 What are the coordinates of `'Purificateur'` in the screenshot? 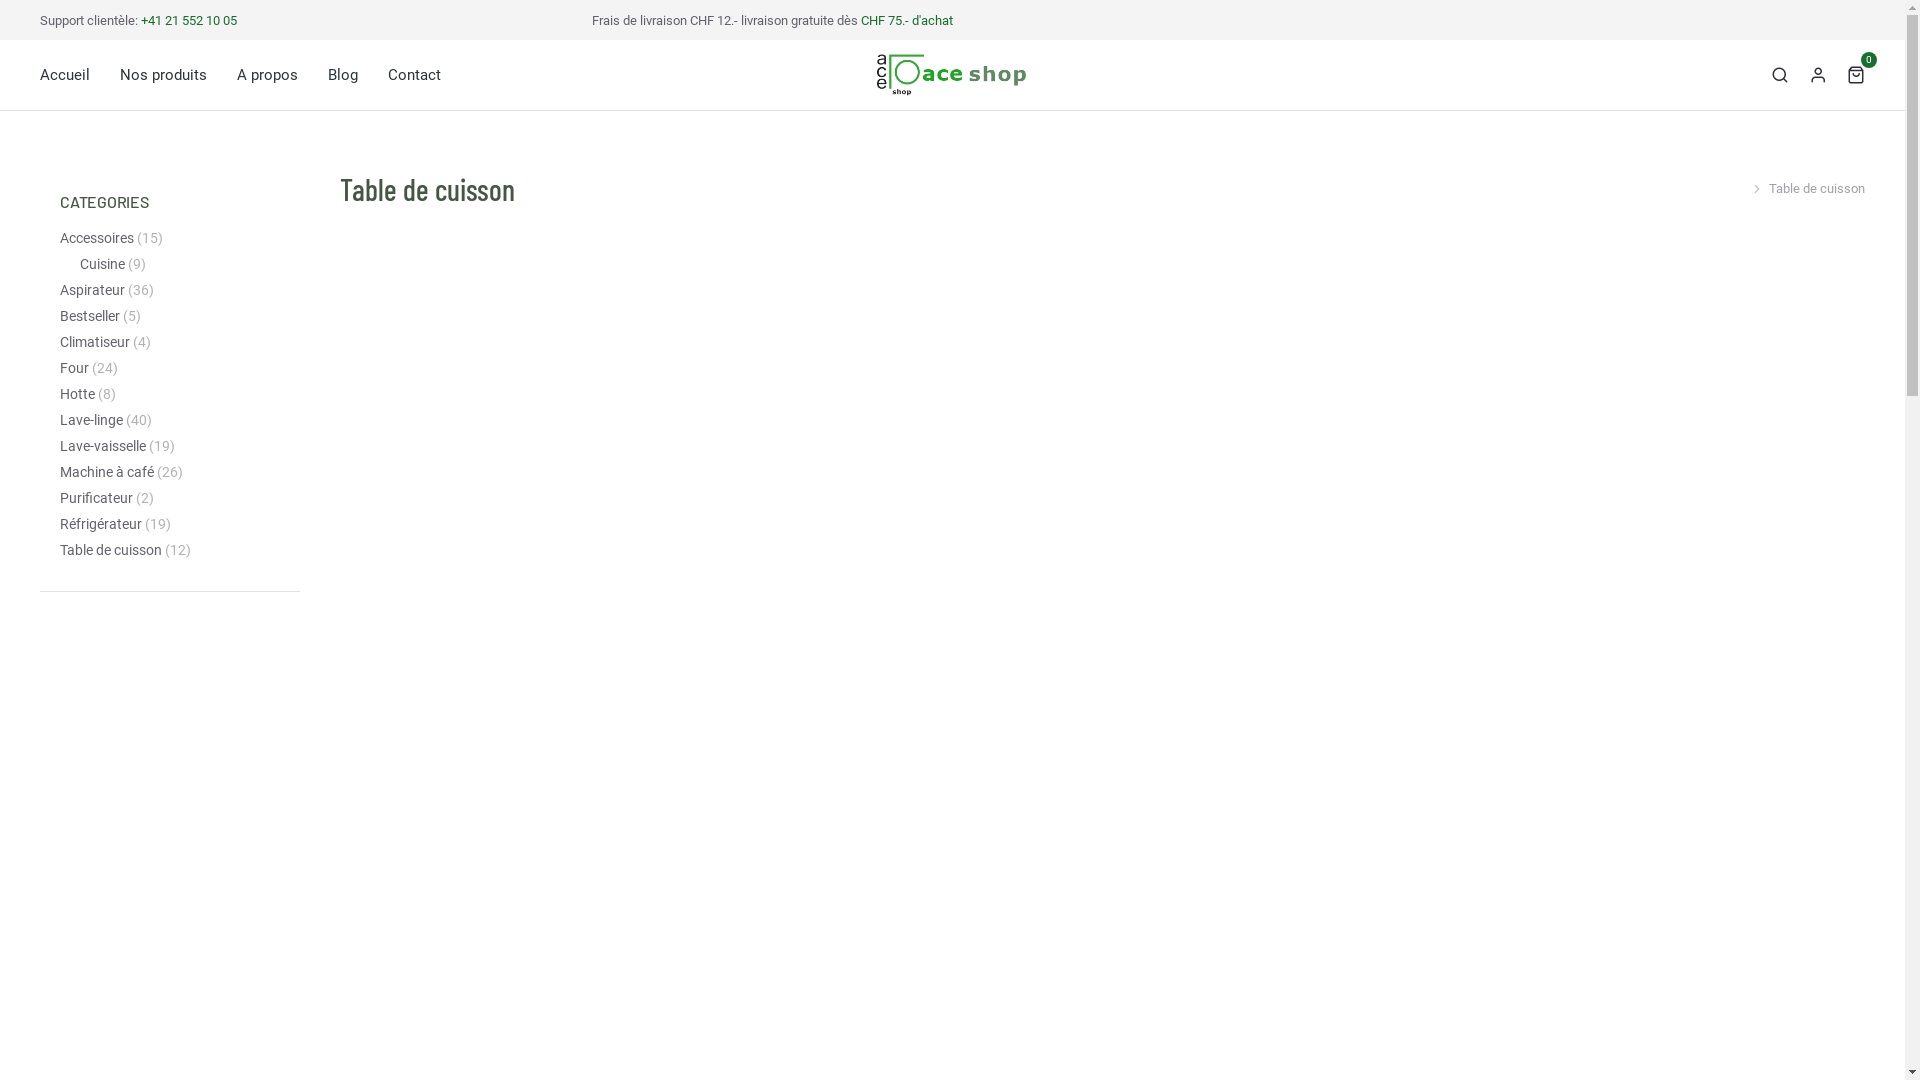 It's located at (95, 497).